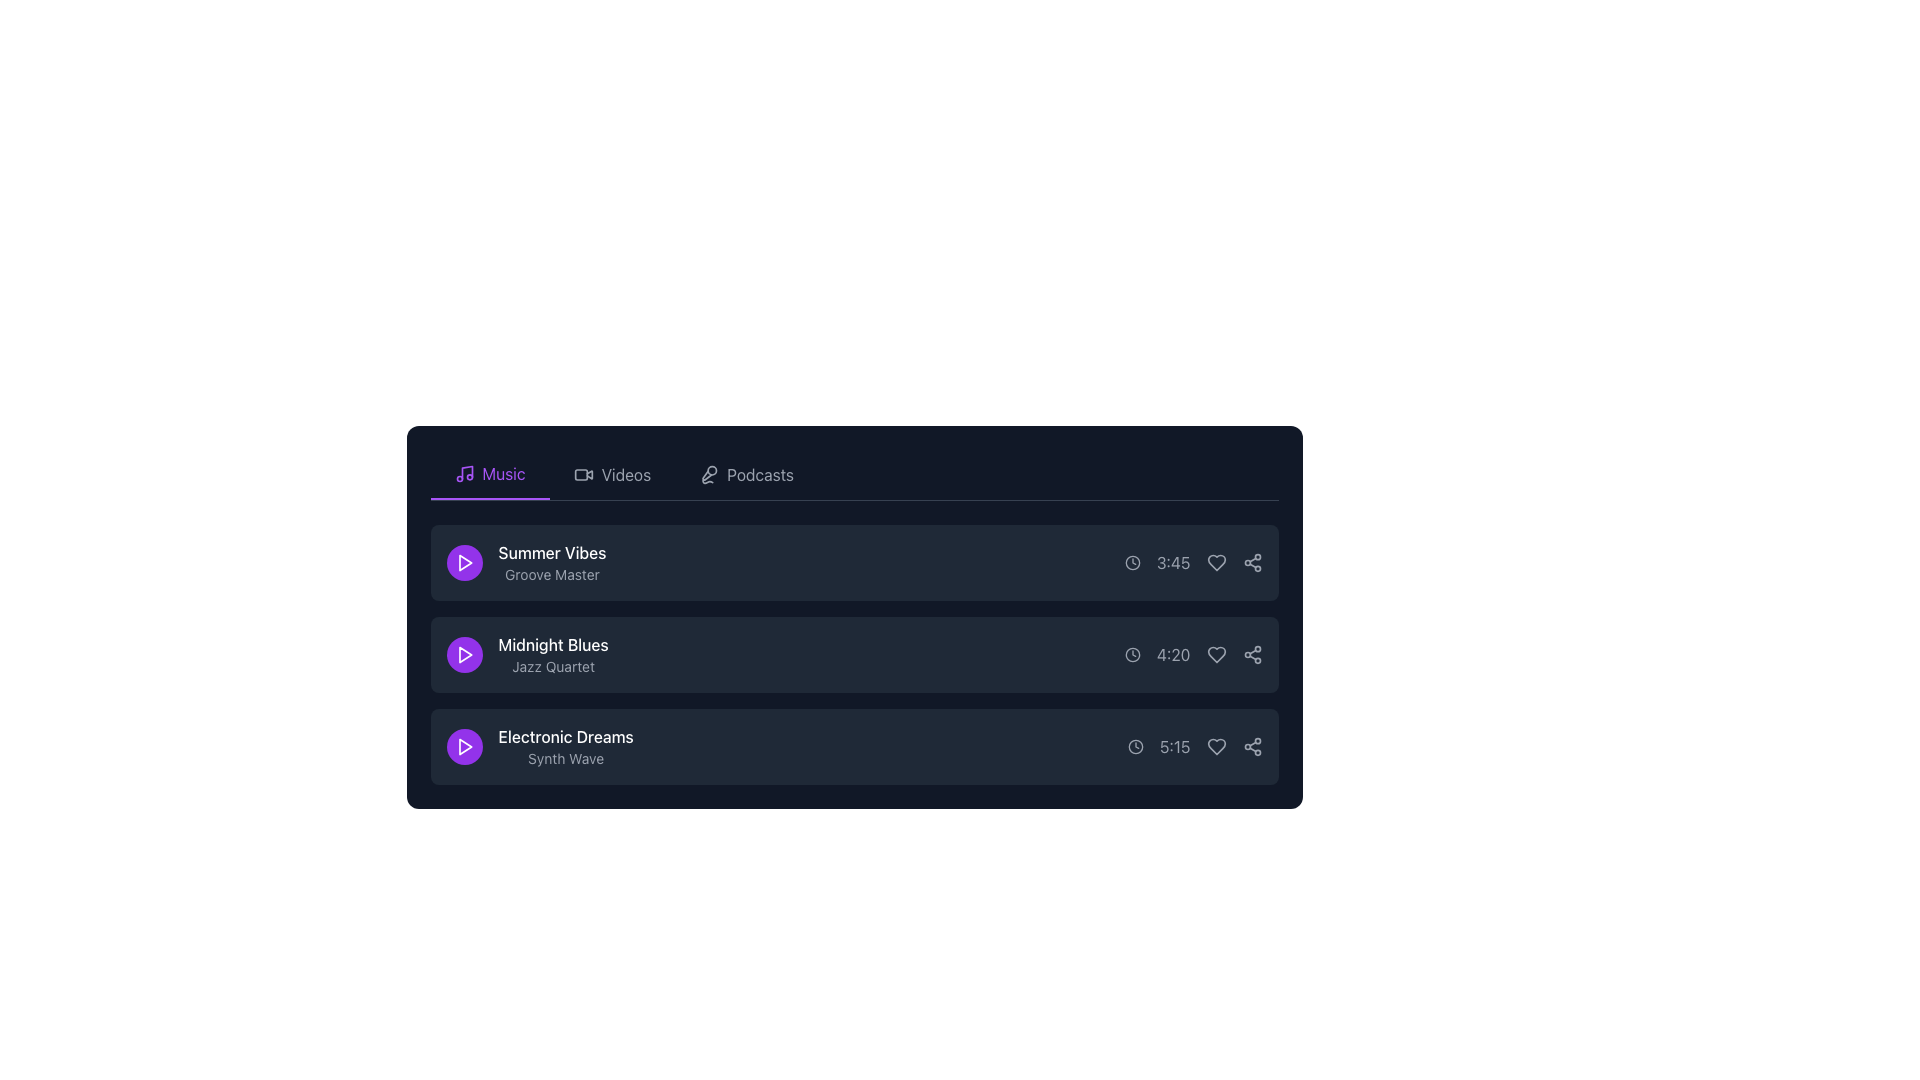  I want to click on the play button icon located at the center of the circular button to the left of the 'Summer Vibes' text, so click(463, 563).